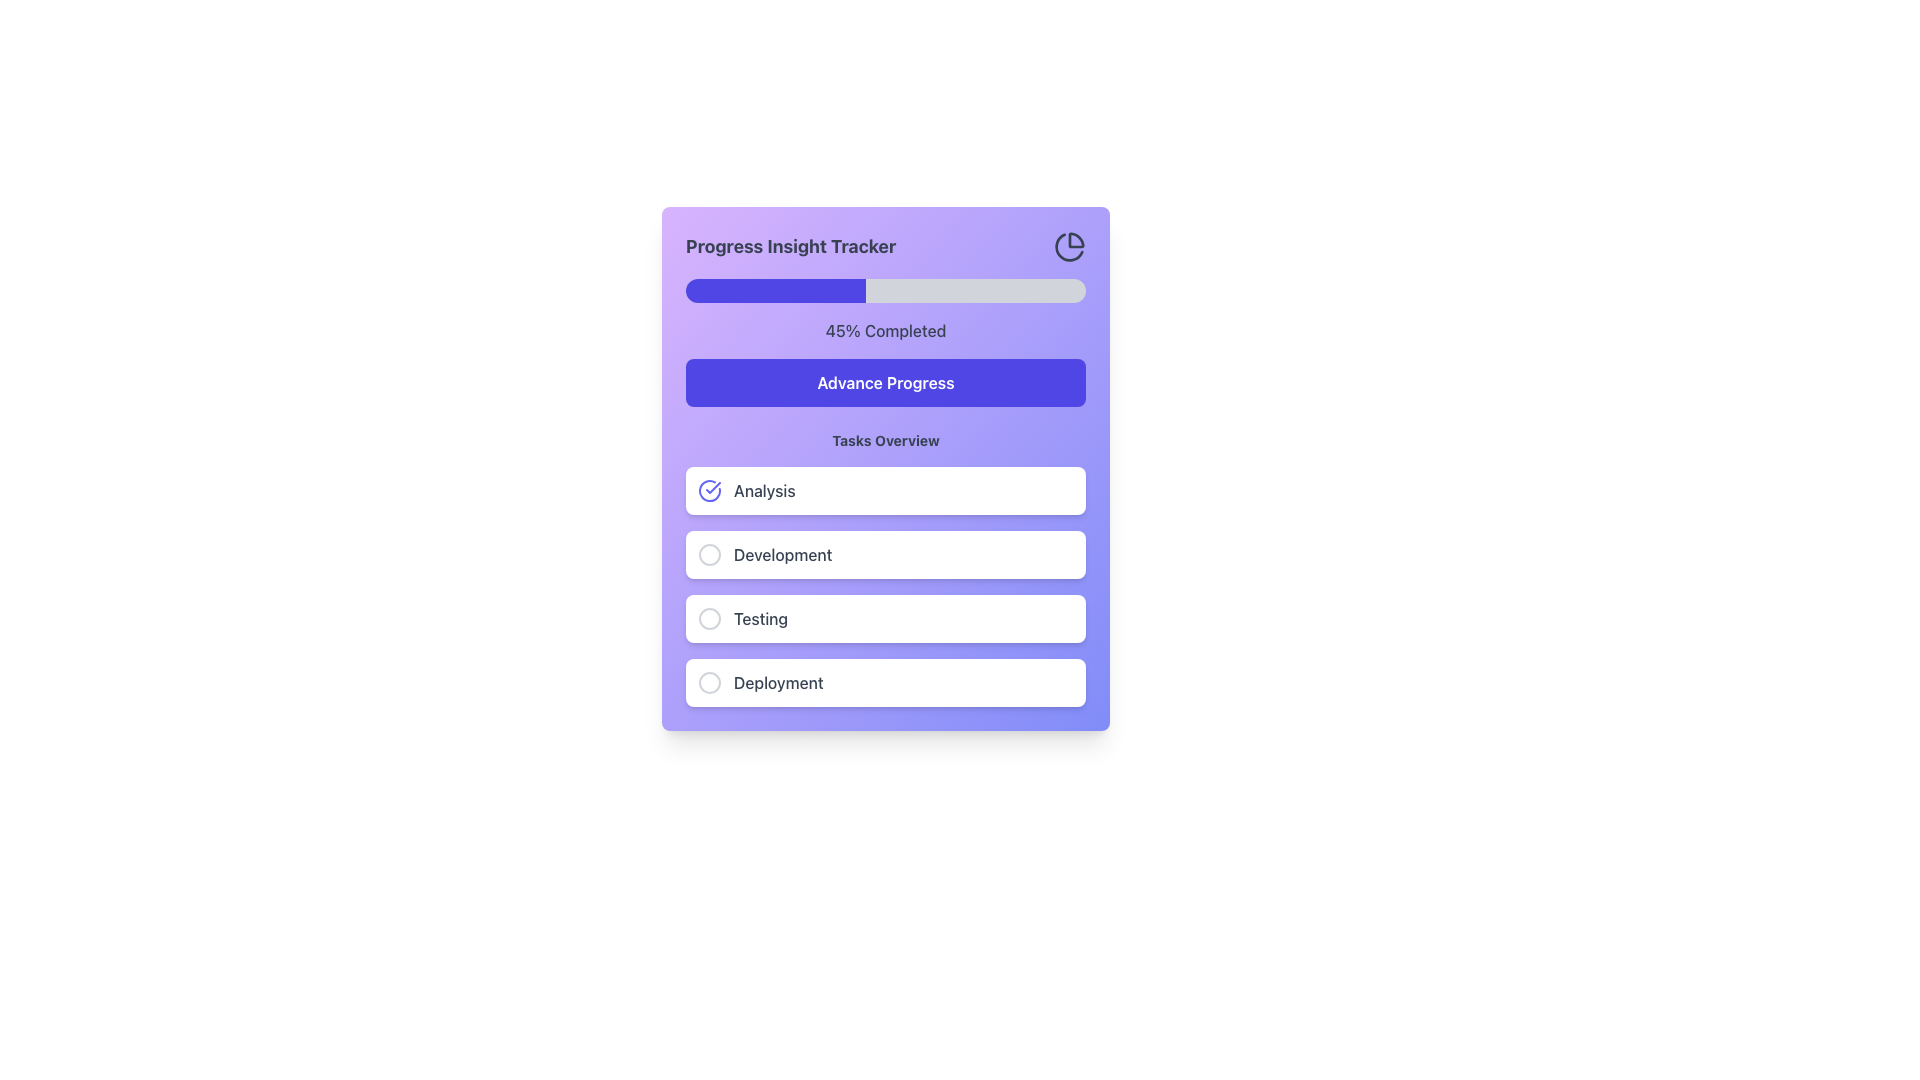 The width and height of the screenshot is (1920, 1080). What do you see at coordinates (1069, 245) in the screenshot?
I see `the circular icon resembling a pie chart located in the top-right corner of the 'Progress Insight Tracker' card` at bounding box center [1069, 245].